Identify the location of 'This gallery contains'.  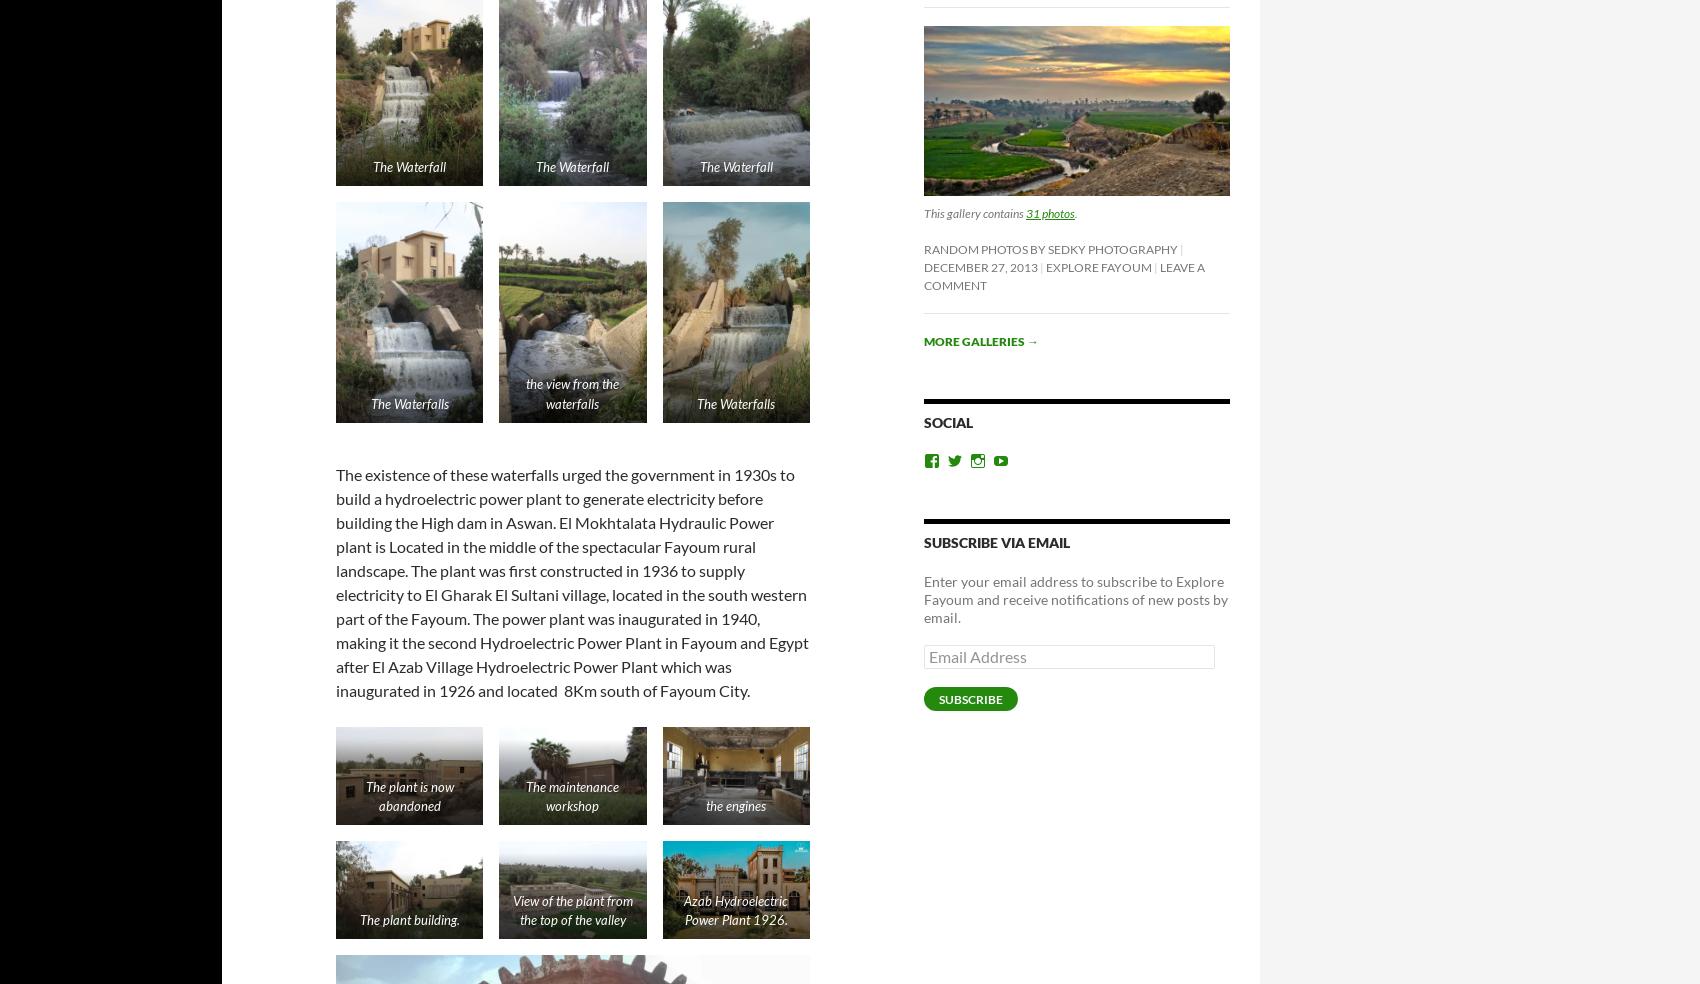
(973, 212).